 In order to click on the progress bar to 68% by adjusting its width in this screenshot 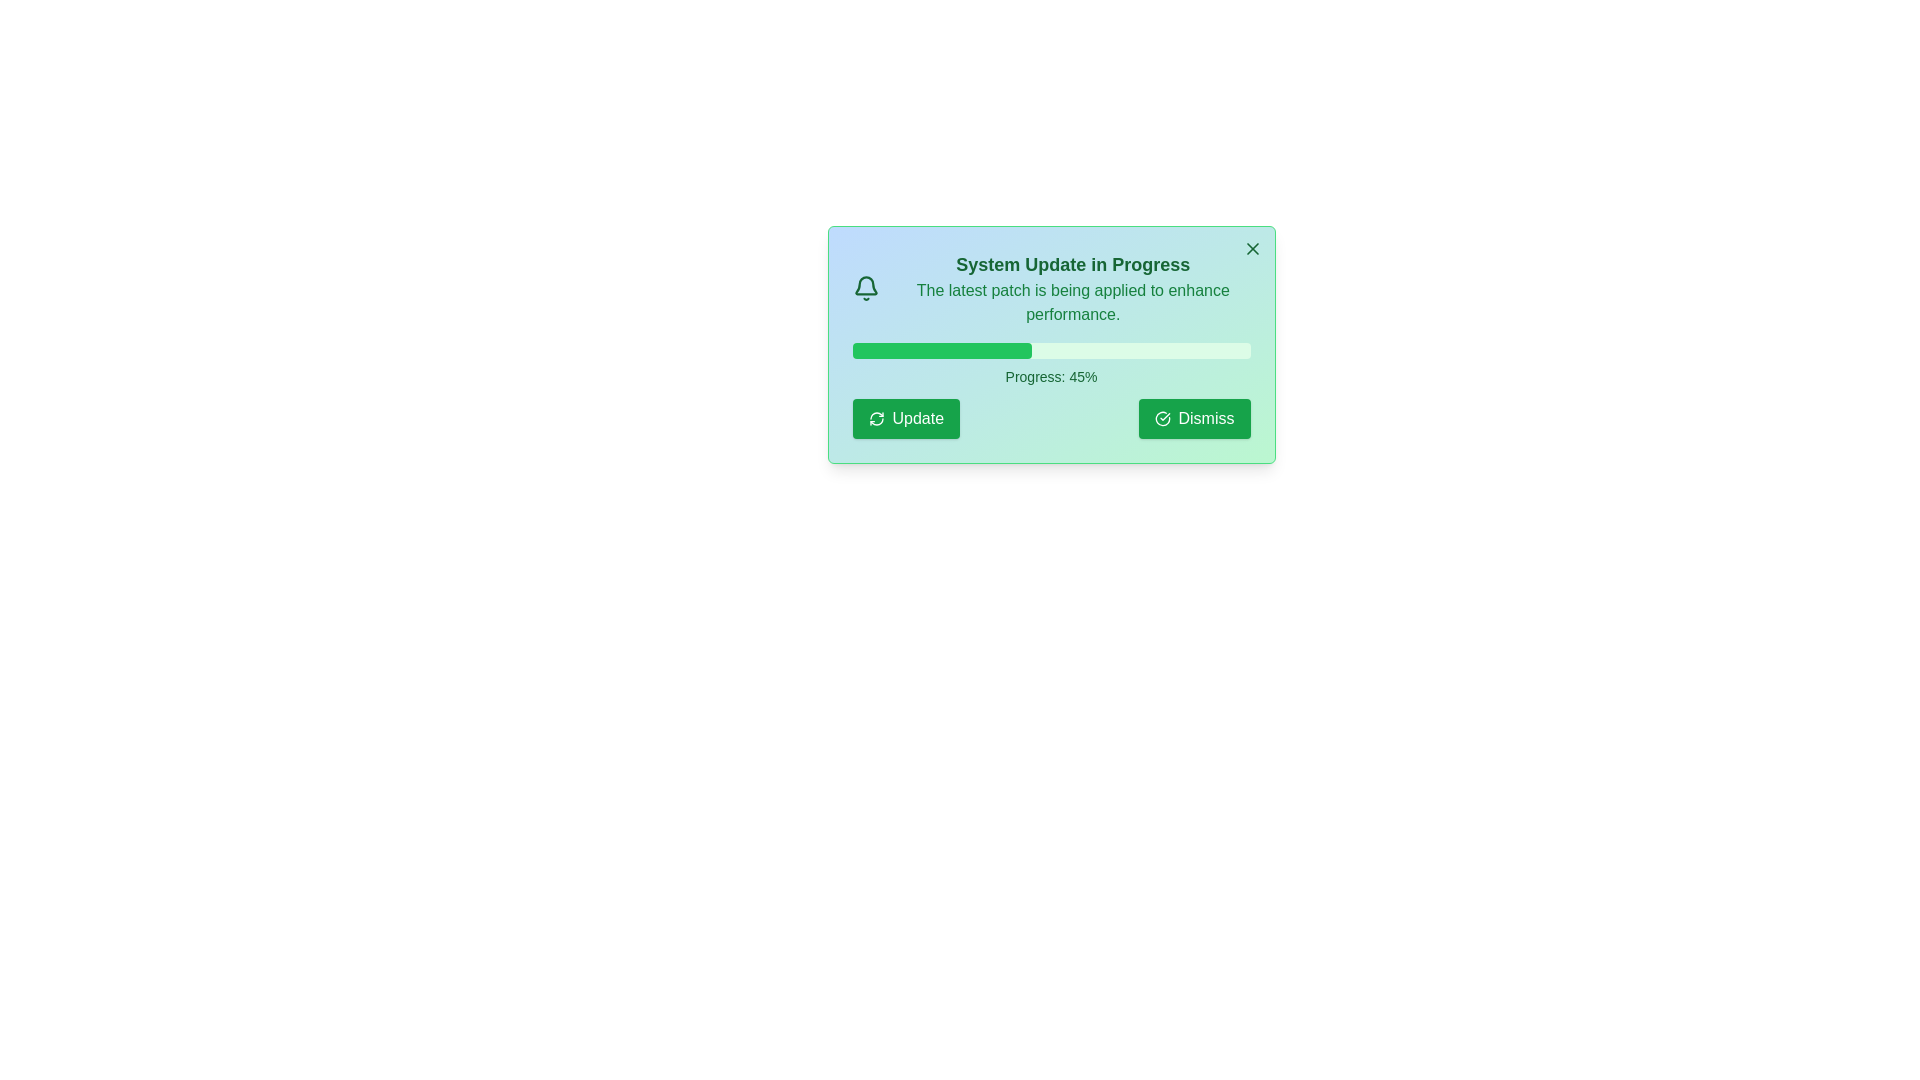, I will do `click(1123, 350)`.